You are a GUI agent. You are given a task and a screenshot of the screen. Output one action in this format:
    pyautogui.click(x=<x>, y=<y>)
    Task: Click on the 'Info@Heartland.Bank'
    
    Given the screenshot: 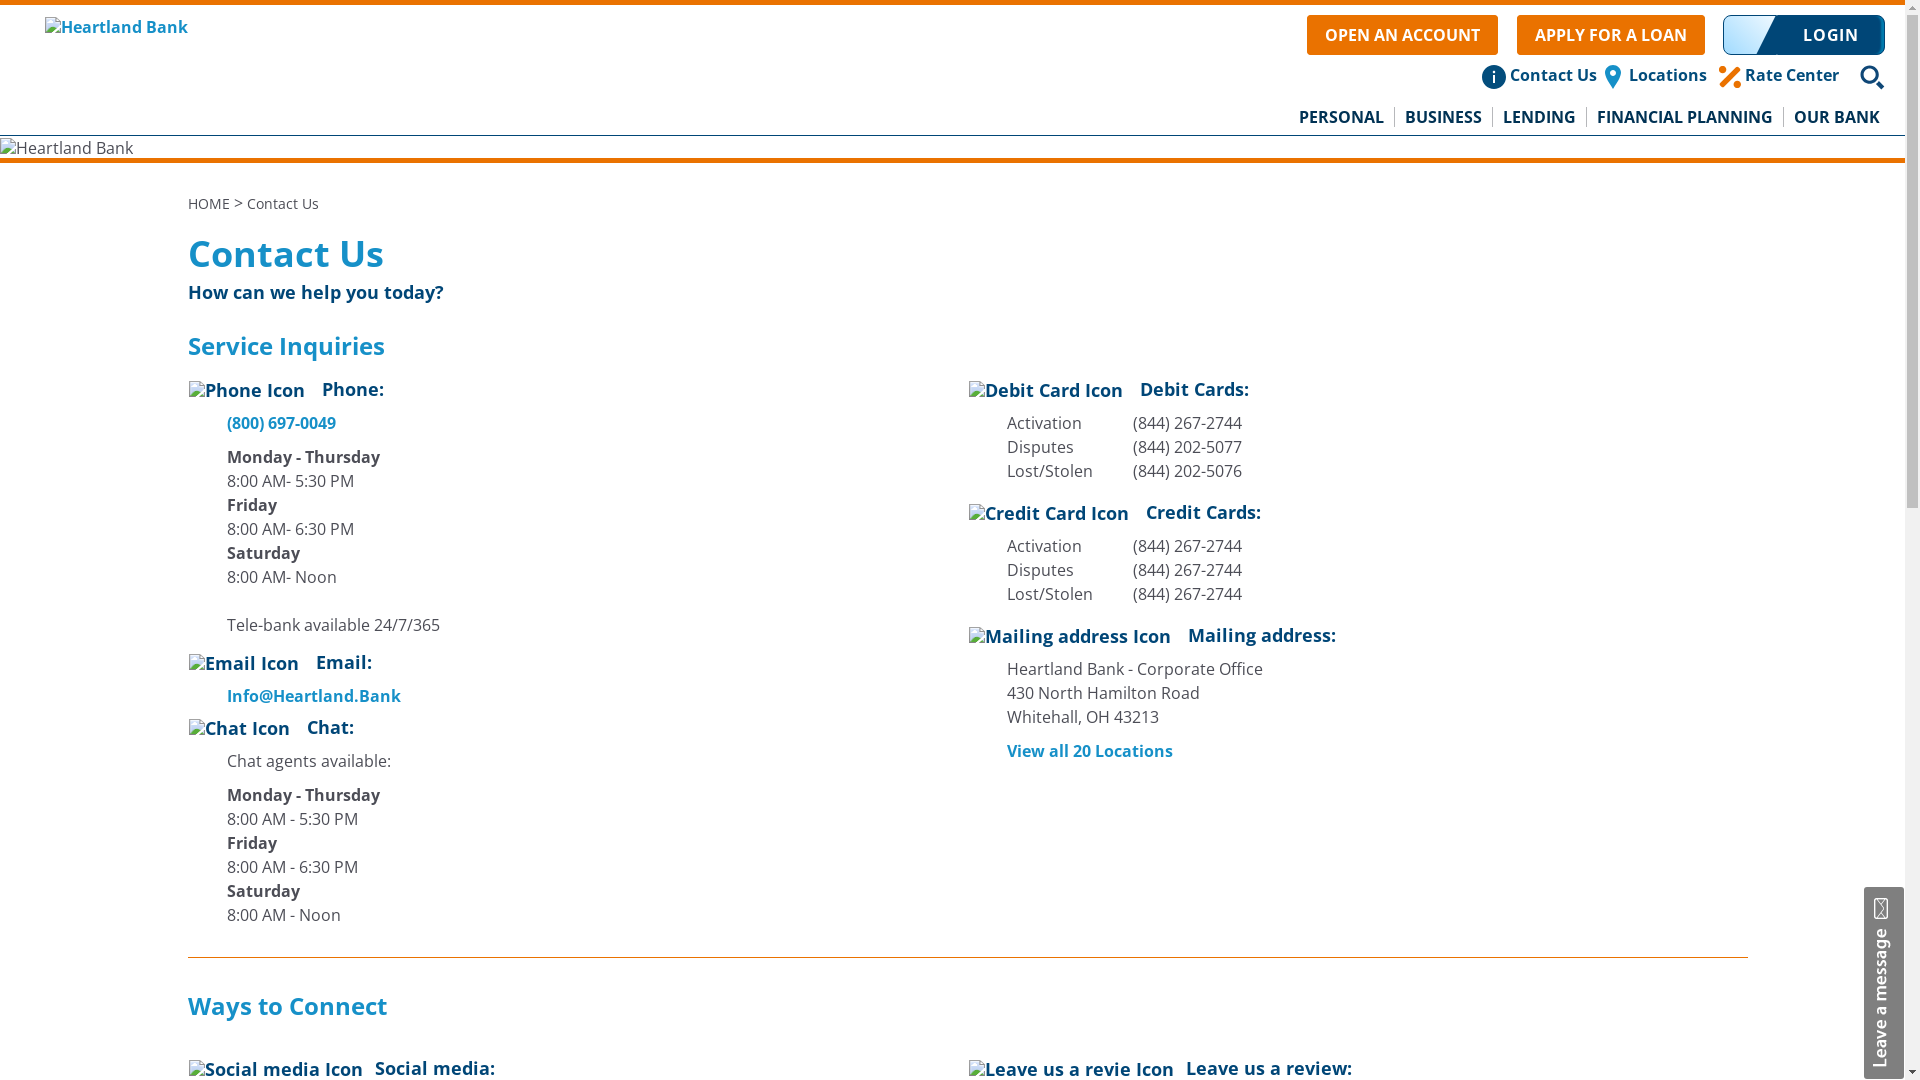 What is the action you would take?
    pyautogui.click(x=300, y=694)
    